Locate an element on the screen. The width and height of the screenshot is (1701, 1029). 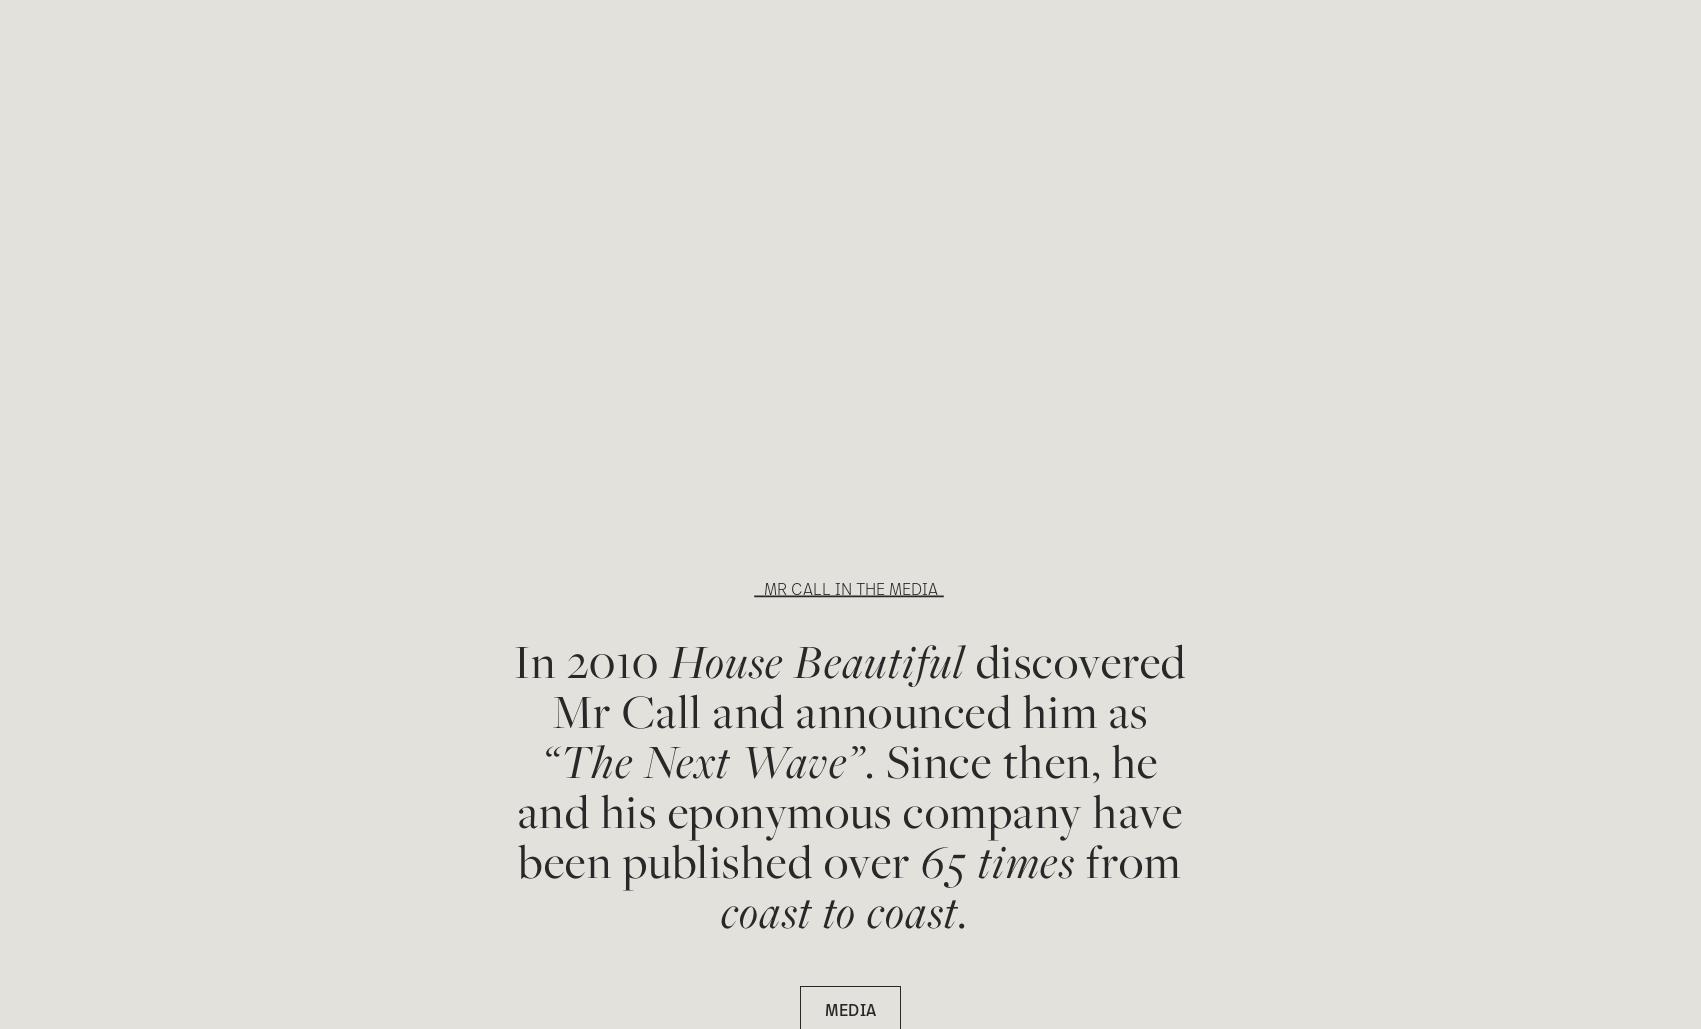
'In 2010' is located at coordinates (591, 660).